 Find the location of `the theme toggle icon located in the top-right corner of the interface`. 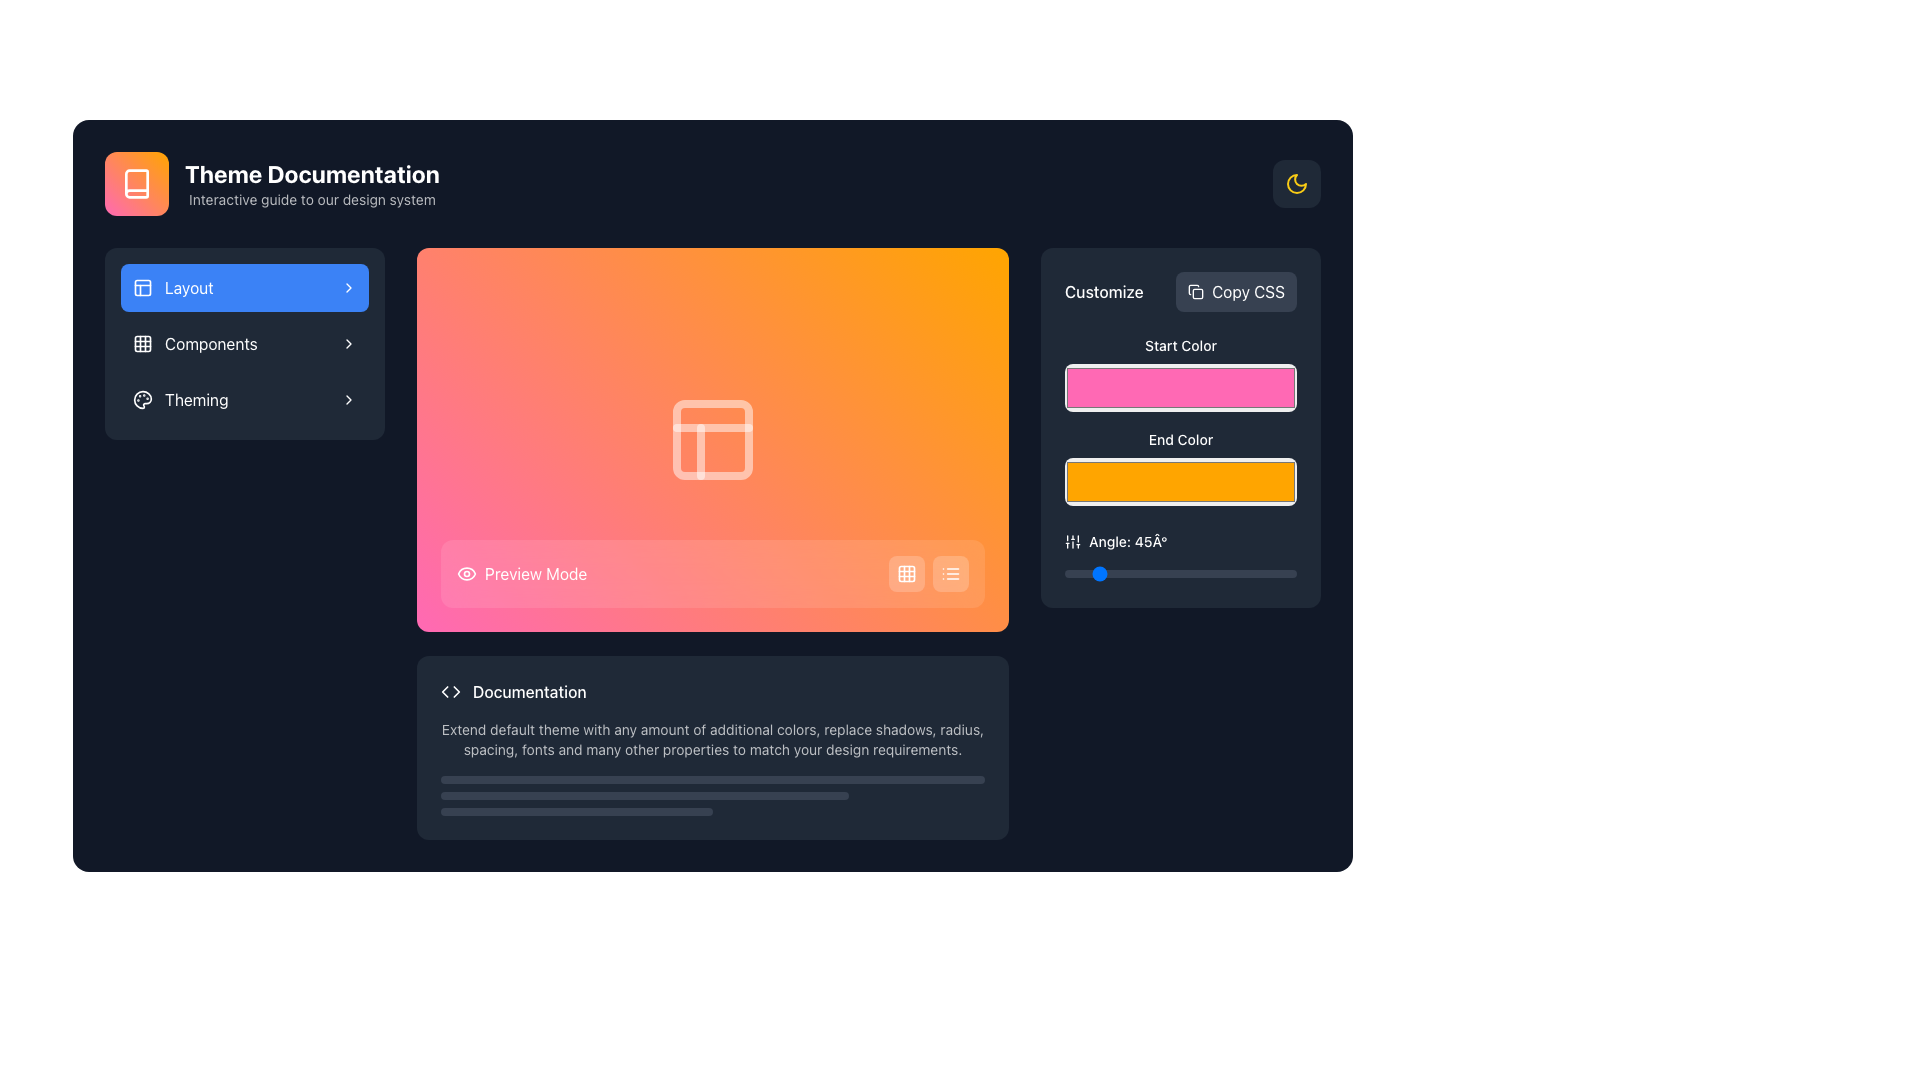

the theme toggle icon located in the top-right corner of the interface is located at coordinates (1296, 184).